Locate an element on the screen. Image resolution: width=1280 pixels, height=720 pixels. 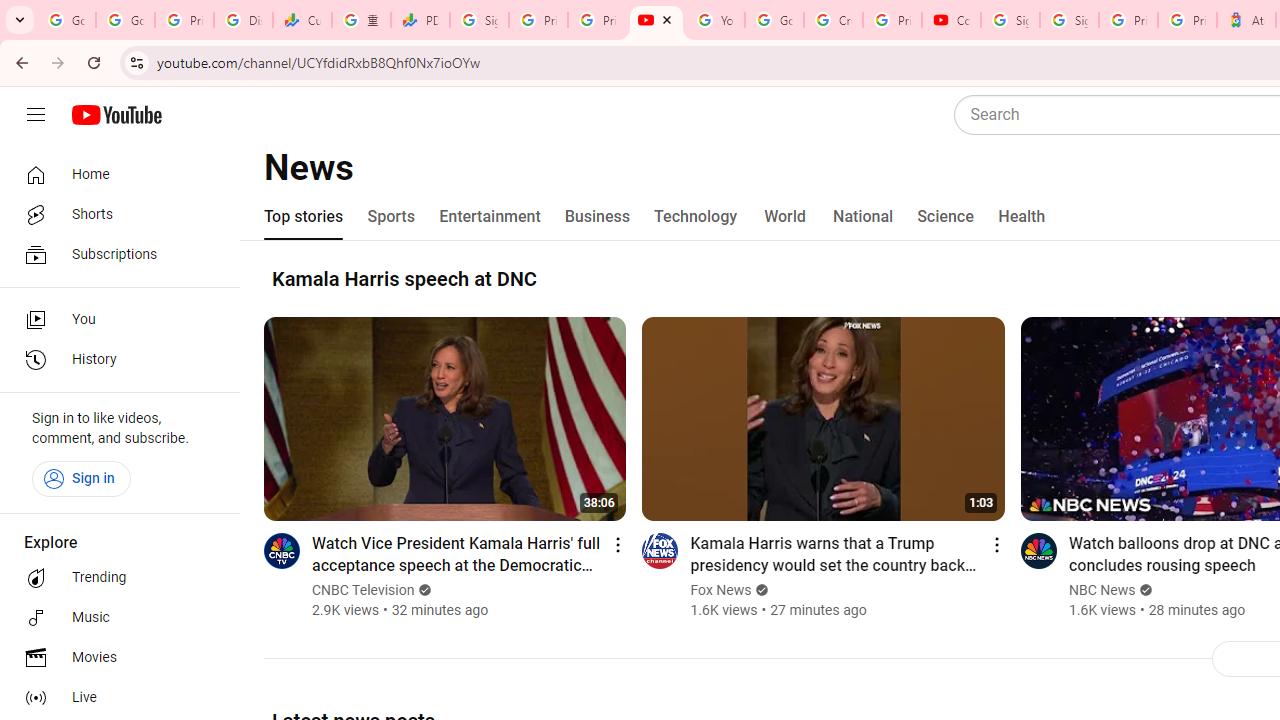
'Go to channel' is located at coordinates (1038, 550).